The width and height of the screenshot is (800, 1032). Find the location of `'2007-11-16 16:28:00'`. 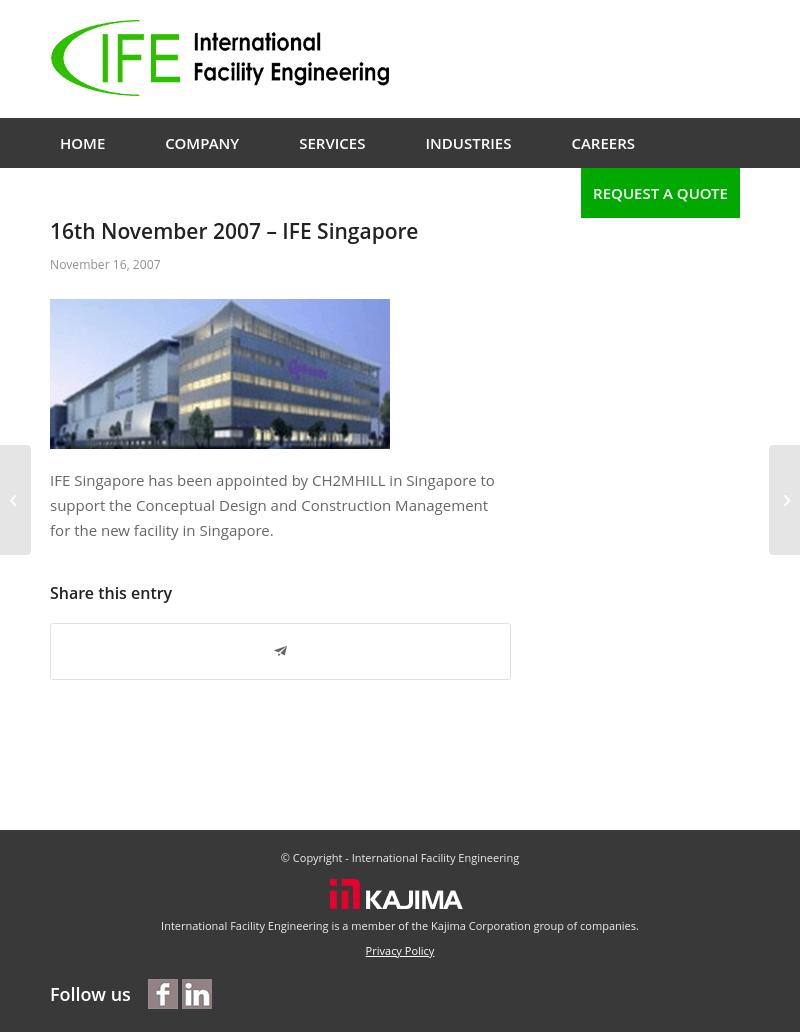

'2007-11-16 16:28:00' is located at coordinates (419, 278).